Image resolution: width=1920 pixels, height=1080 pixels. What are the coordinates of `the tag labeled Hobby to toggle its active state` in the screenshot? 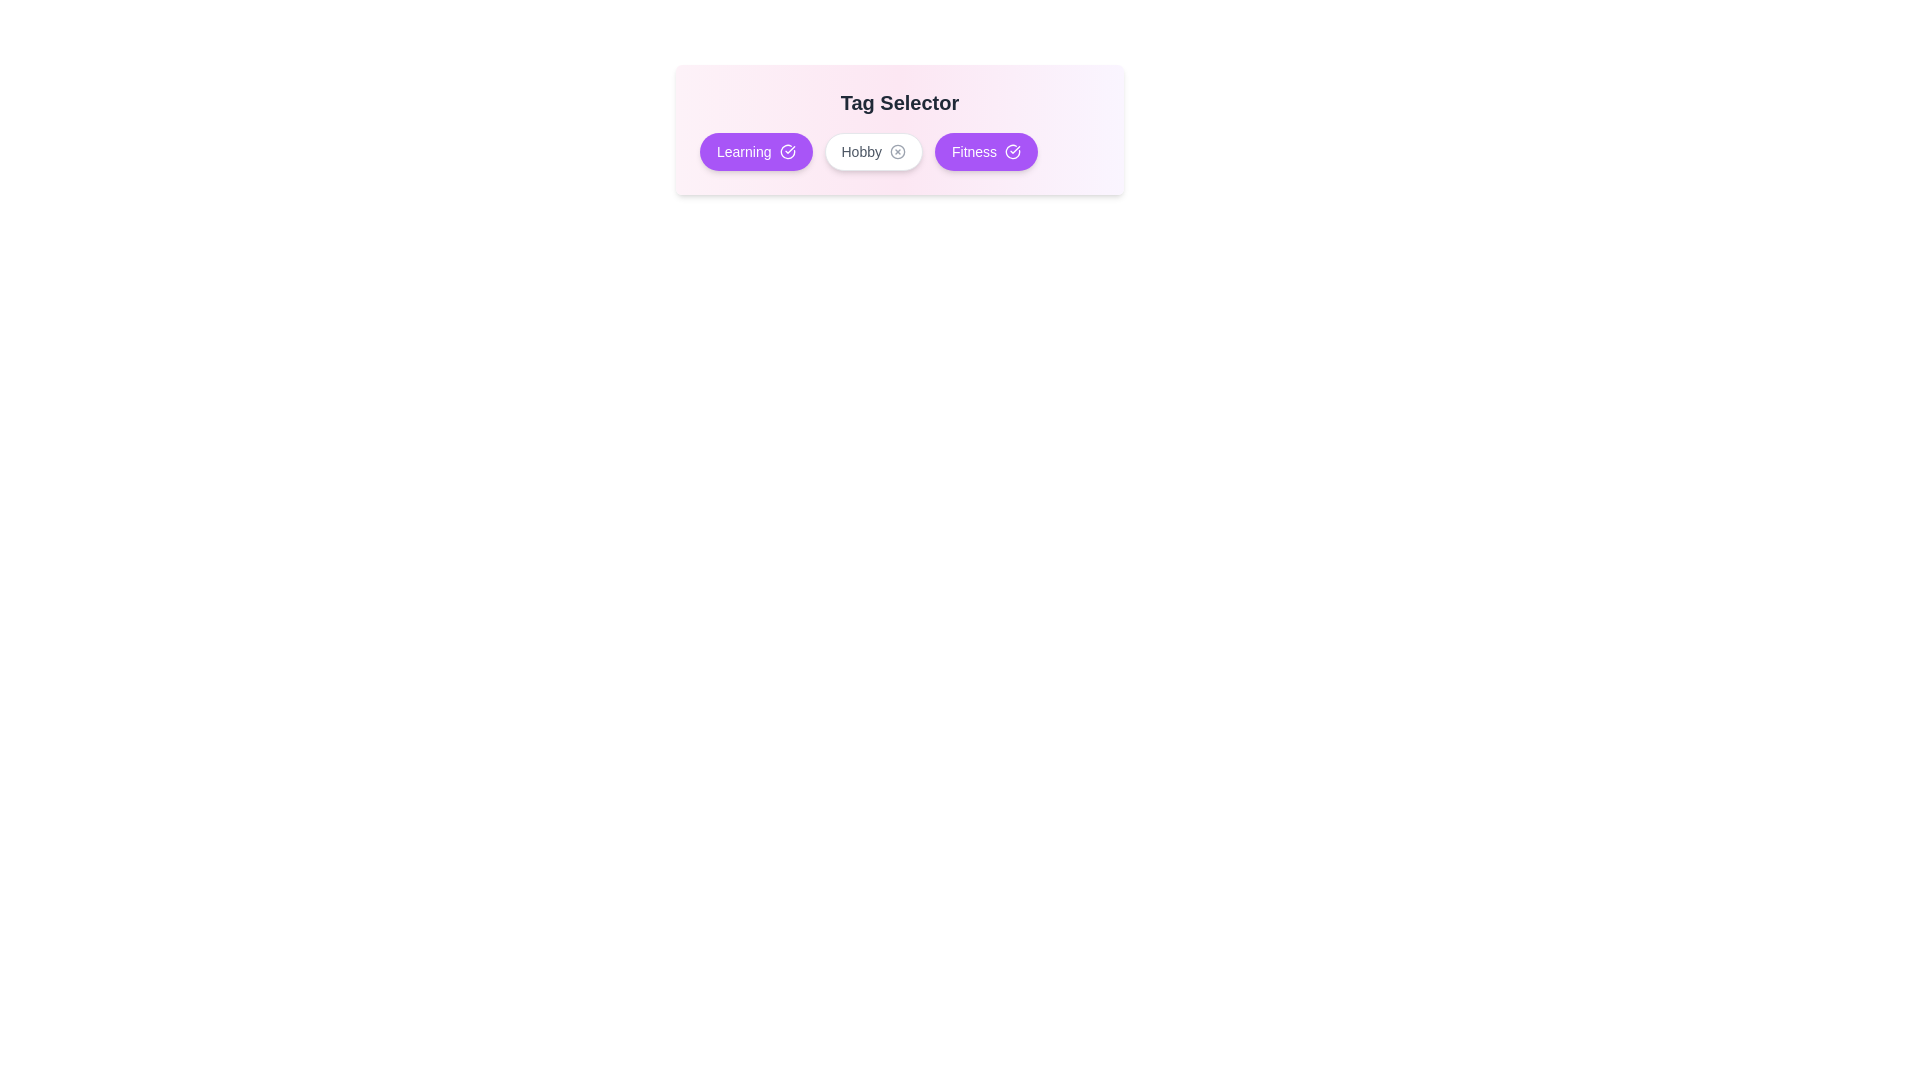 It's located at (873, 150).